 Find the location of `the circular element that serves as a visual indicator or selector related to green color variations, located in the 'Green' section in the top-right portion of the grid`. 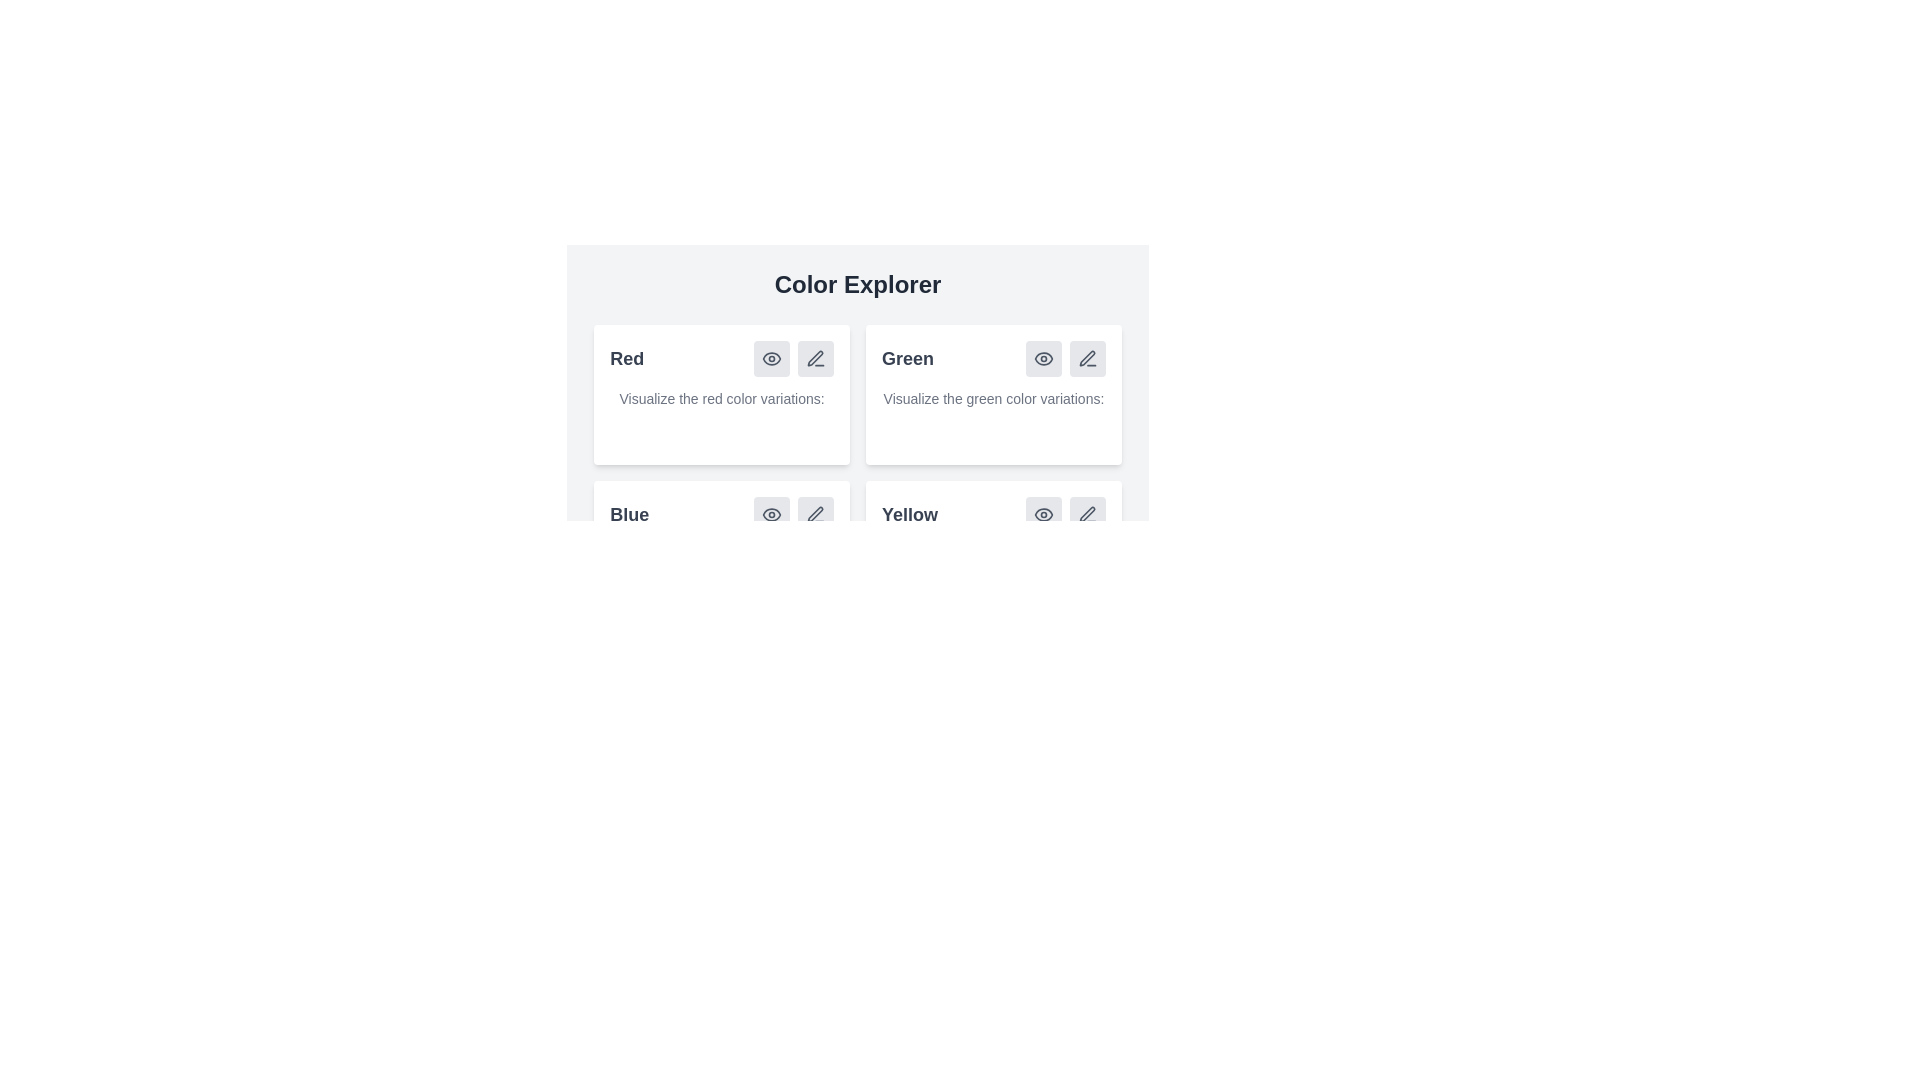

the circular element that serves as a visual indicator or selector related to green color variations, located in the 'Green' section in the top-right portion of the grid is located at coordinates (978, 431).